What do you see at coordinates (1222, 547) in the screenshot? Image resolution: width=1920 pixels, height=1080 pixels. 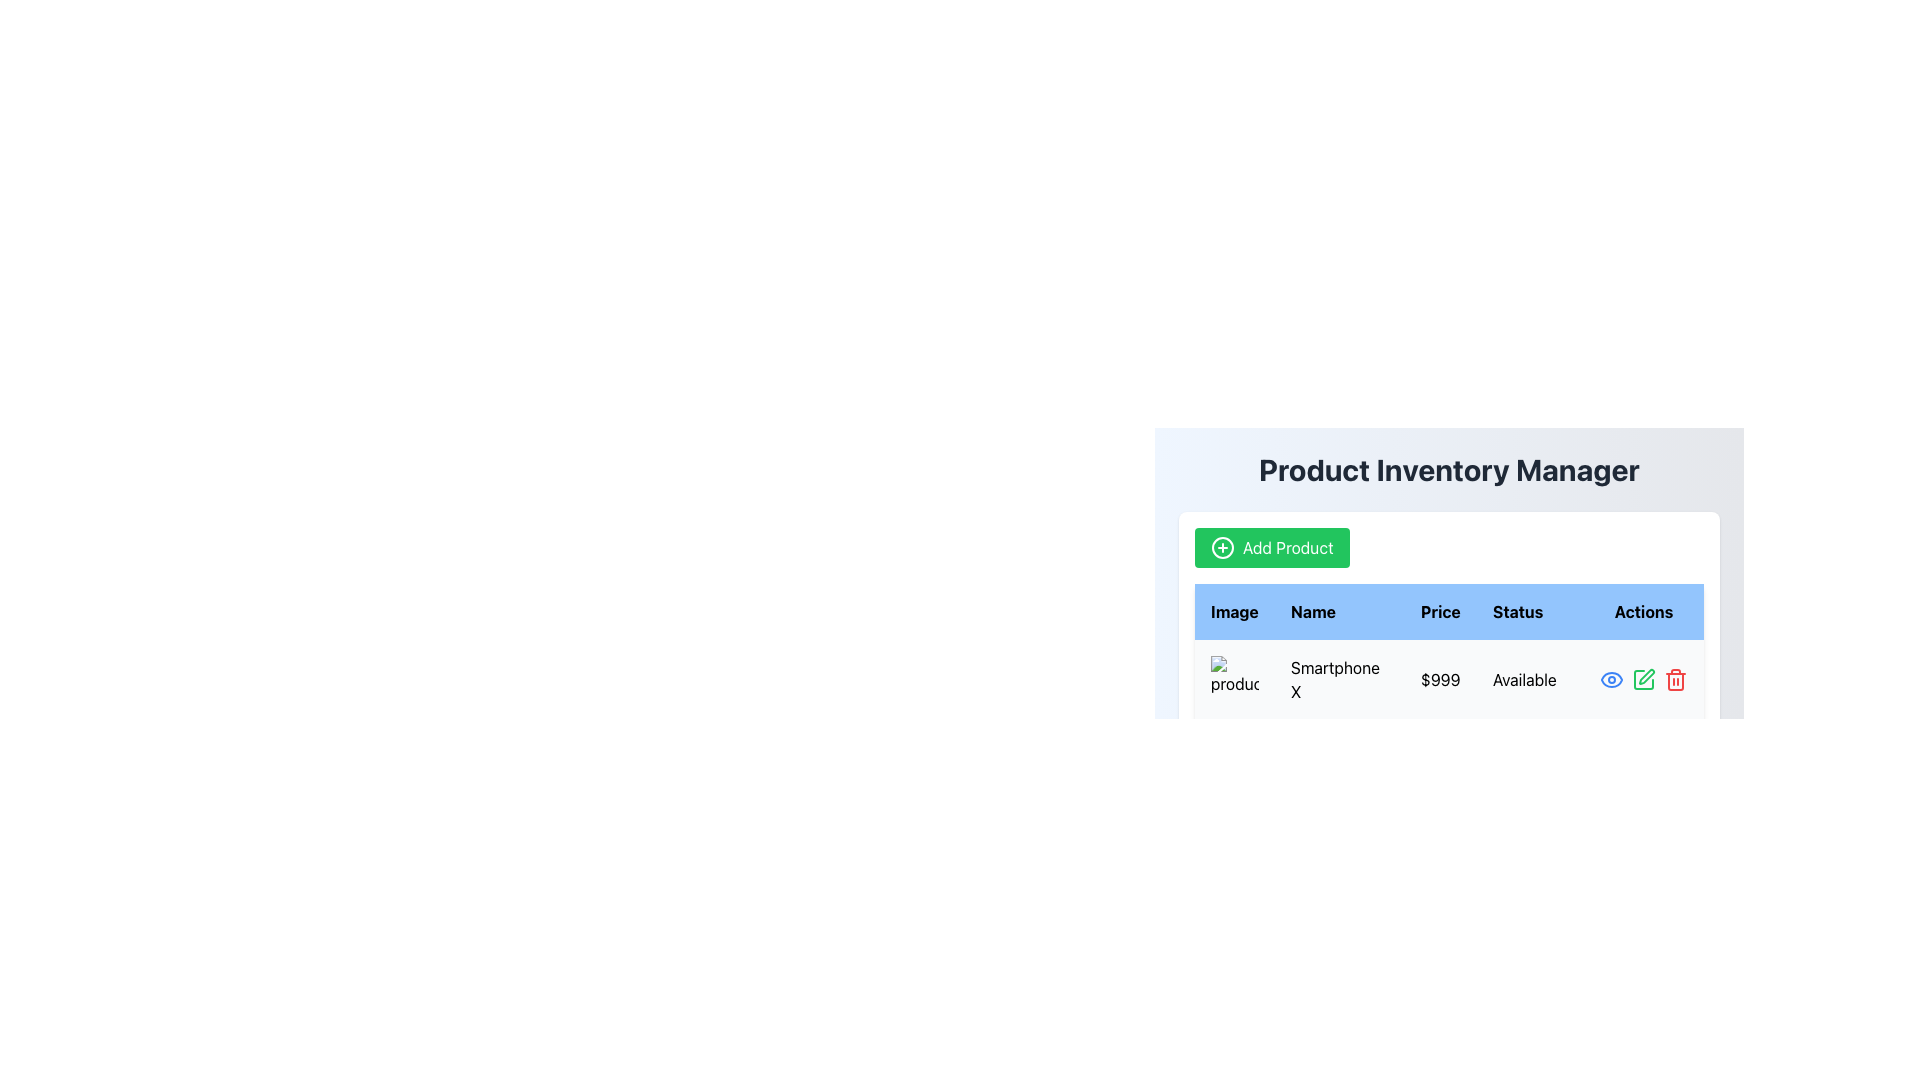 I see `the circular outline icon within the 'Add Product' button located in the header section of the interface` at bounding box center [1222, 547].